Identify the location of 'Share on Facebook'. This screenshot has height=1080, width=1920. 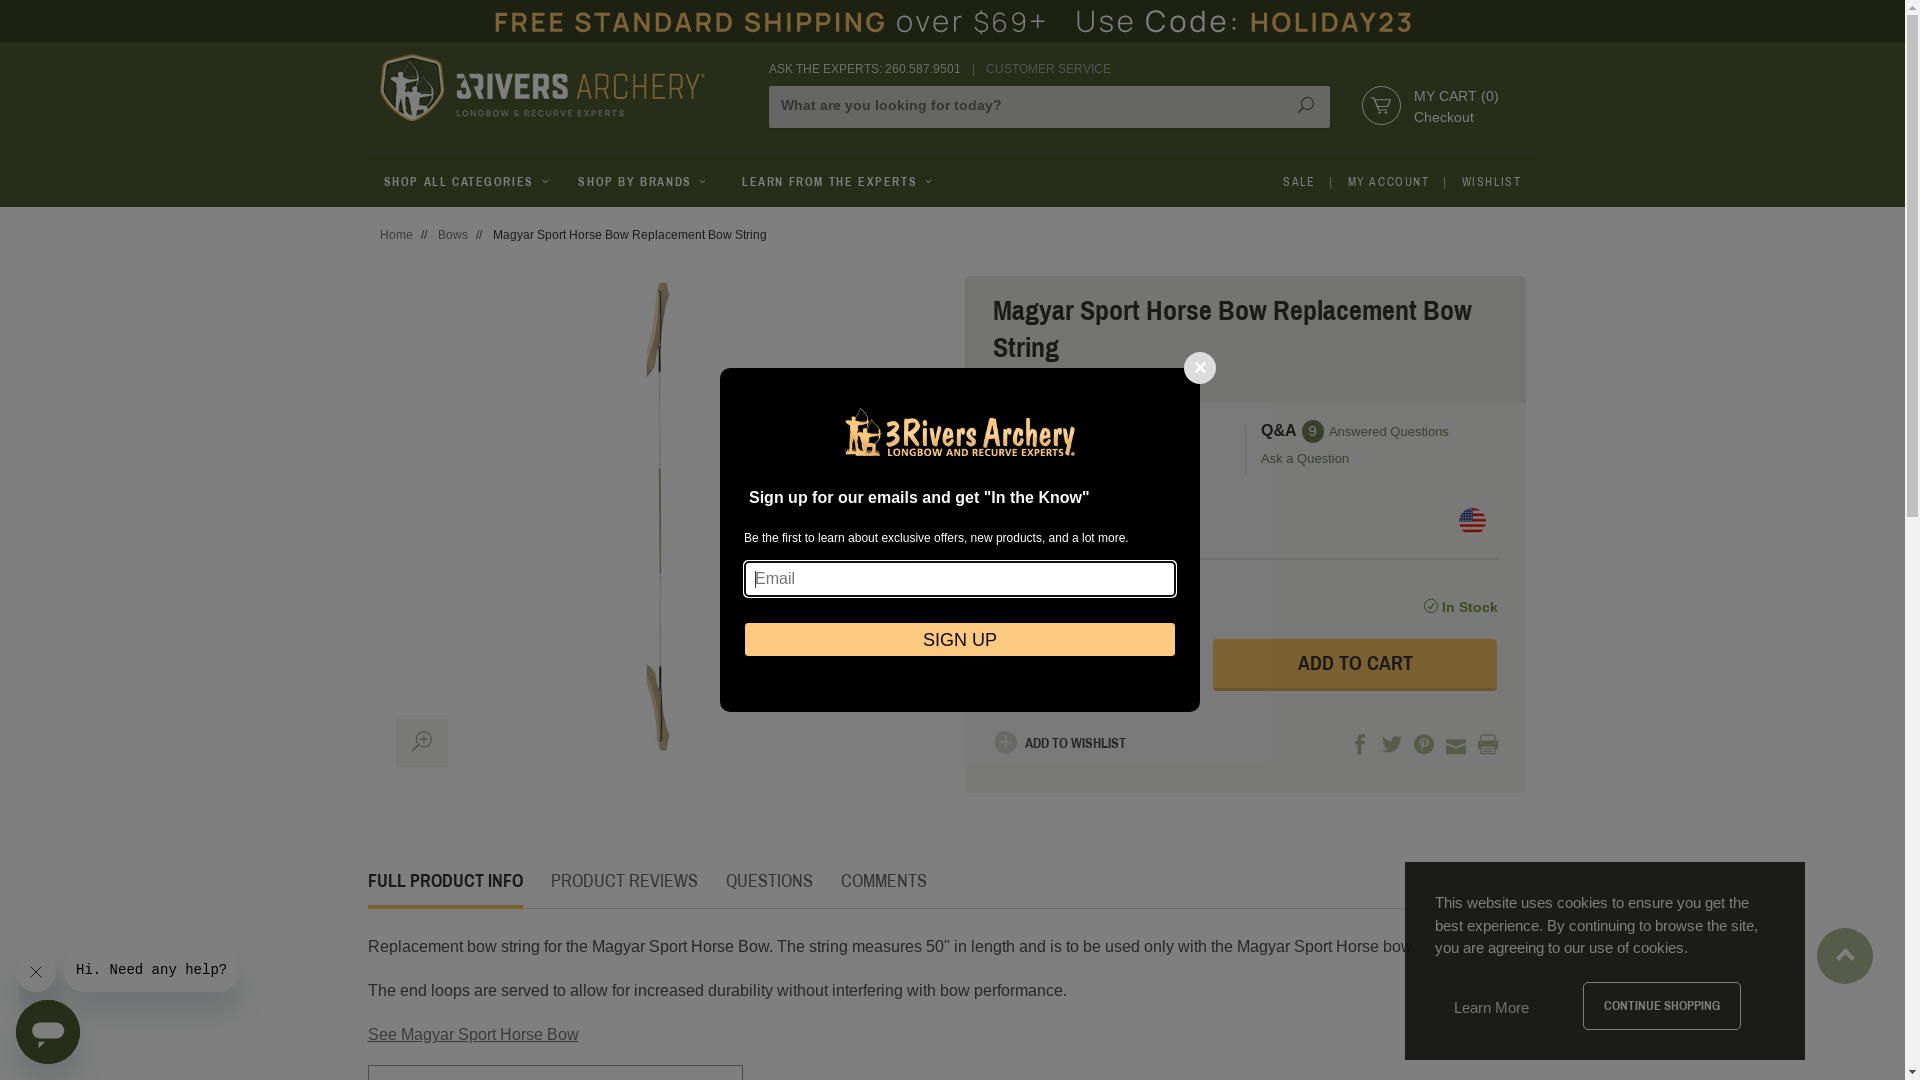
(1359, 745).